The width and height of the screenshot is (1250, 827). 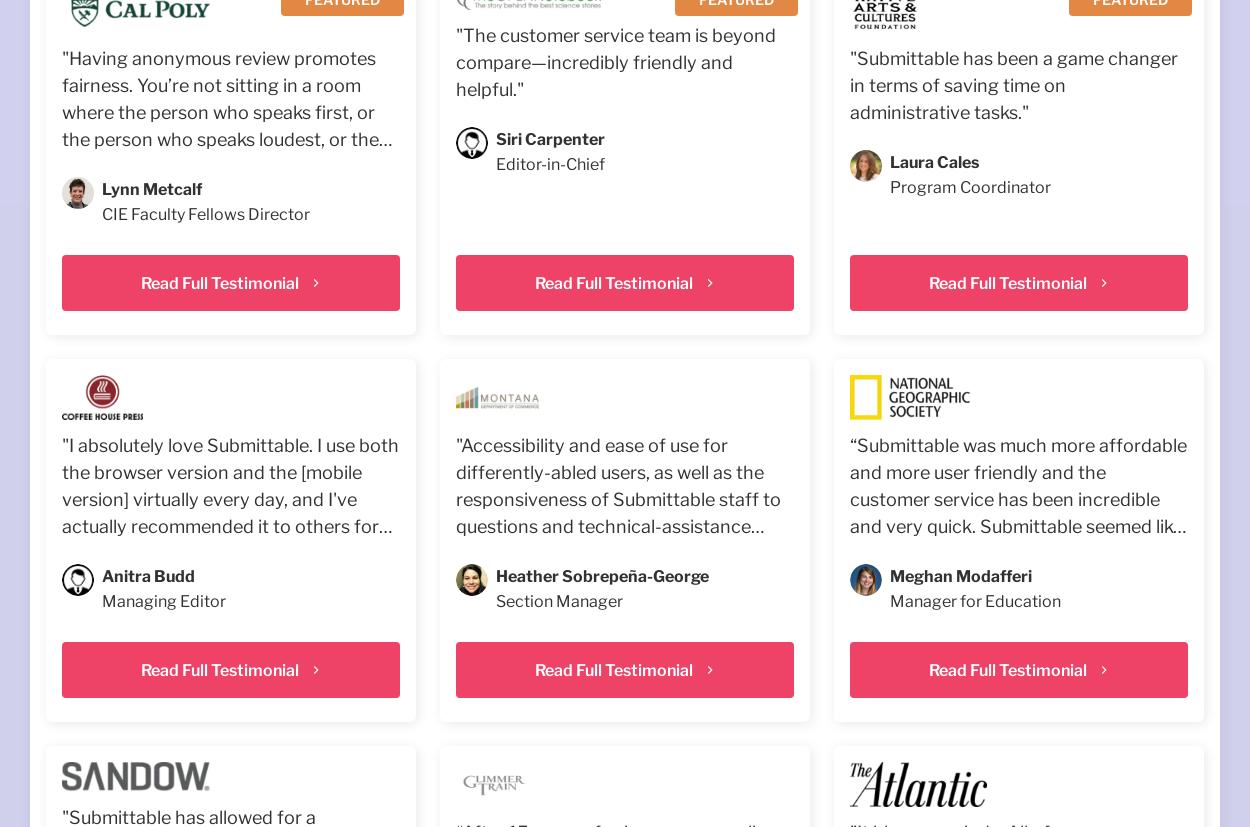 What do you see at coordinates (164, 601) in the screenshot?
I see `'Managing Editor'` at bounding box center [164, 601].